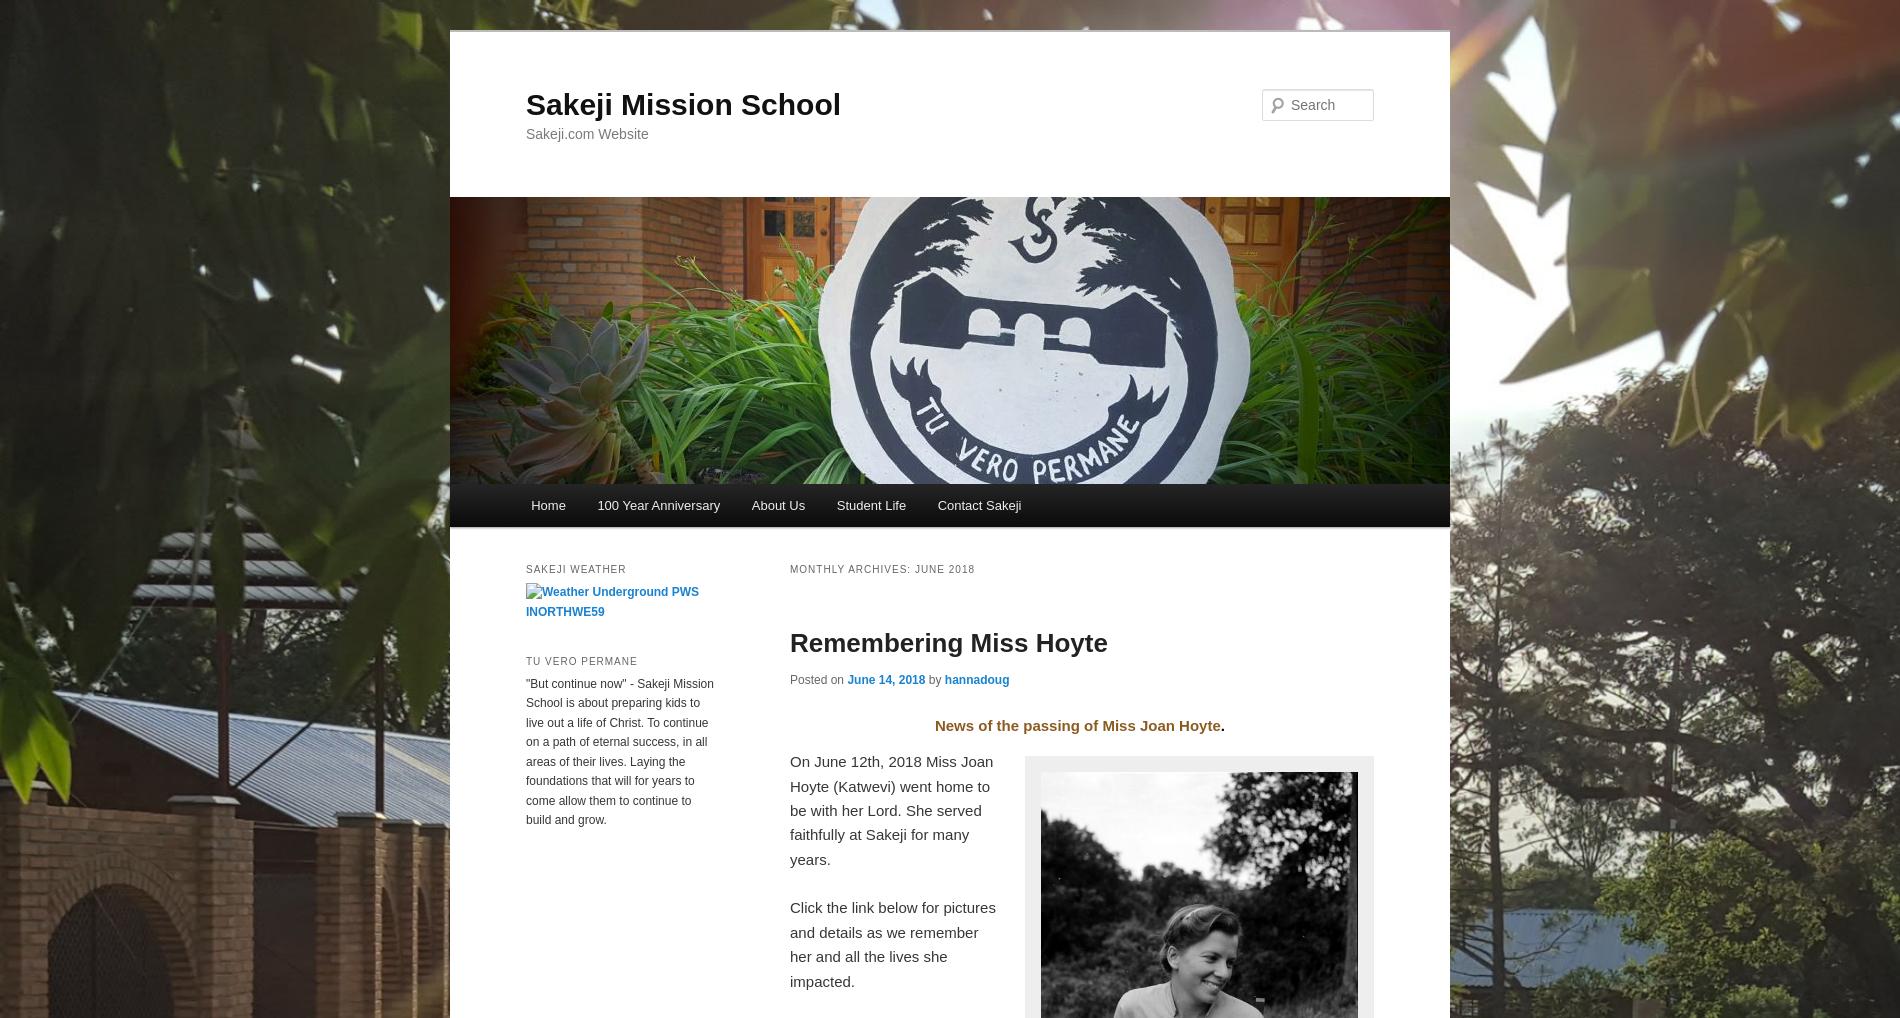 The width and height of the screenshot is (1900, 1018). Describe the element at coordinates (942, 680) in the screenshot. I see `'hannadoug'` at that location.